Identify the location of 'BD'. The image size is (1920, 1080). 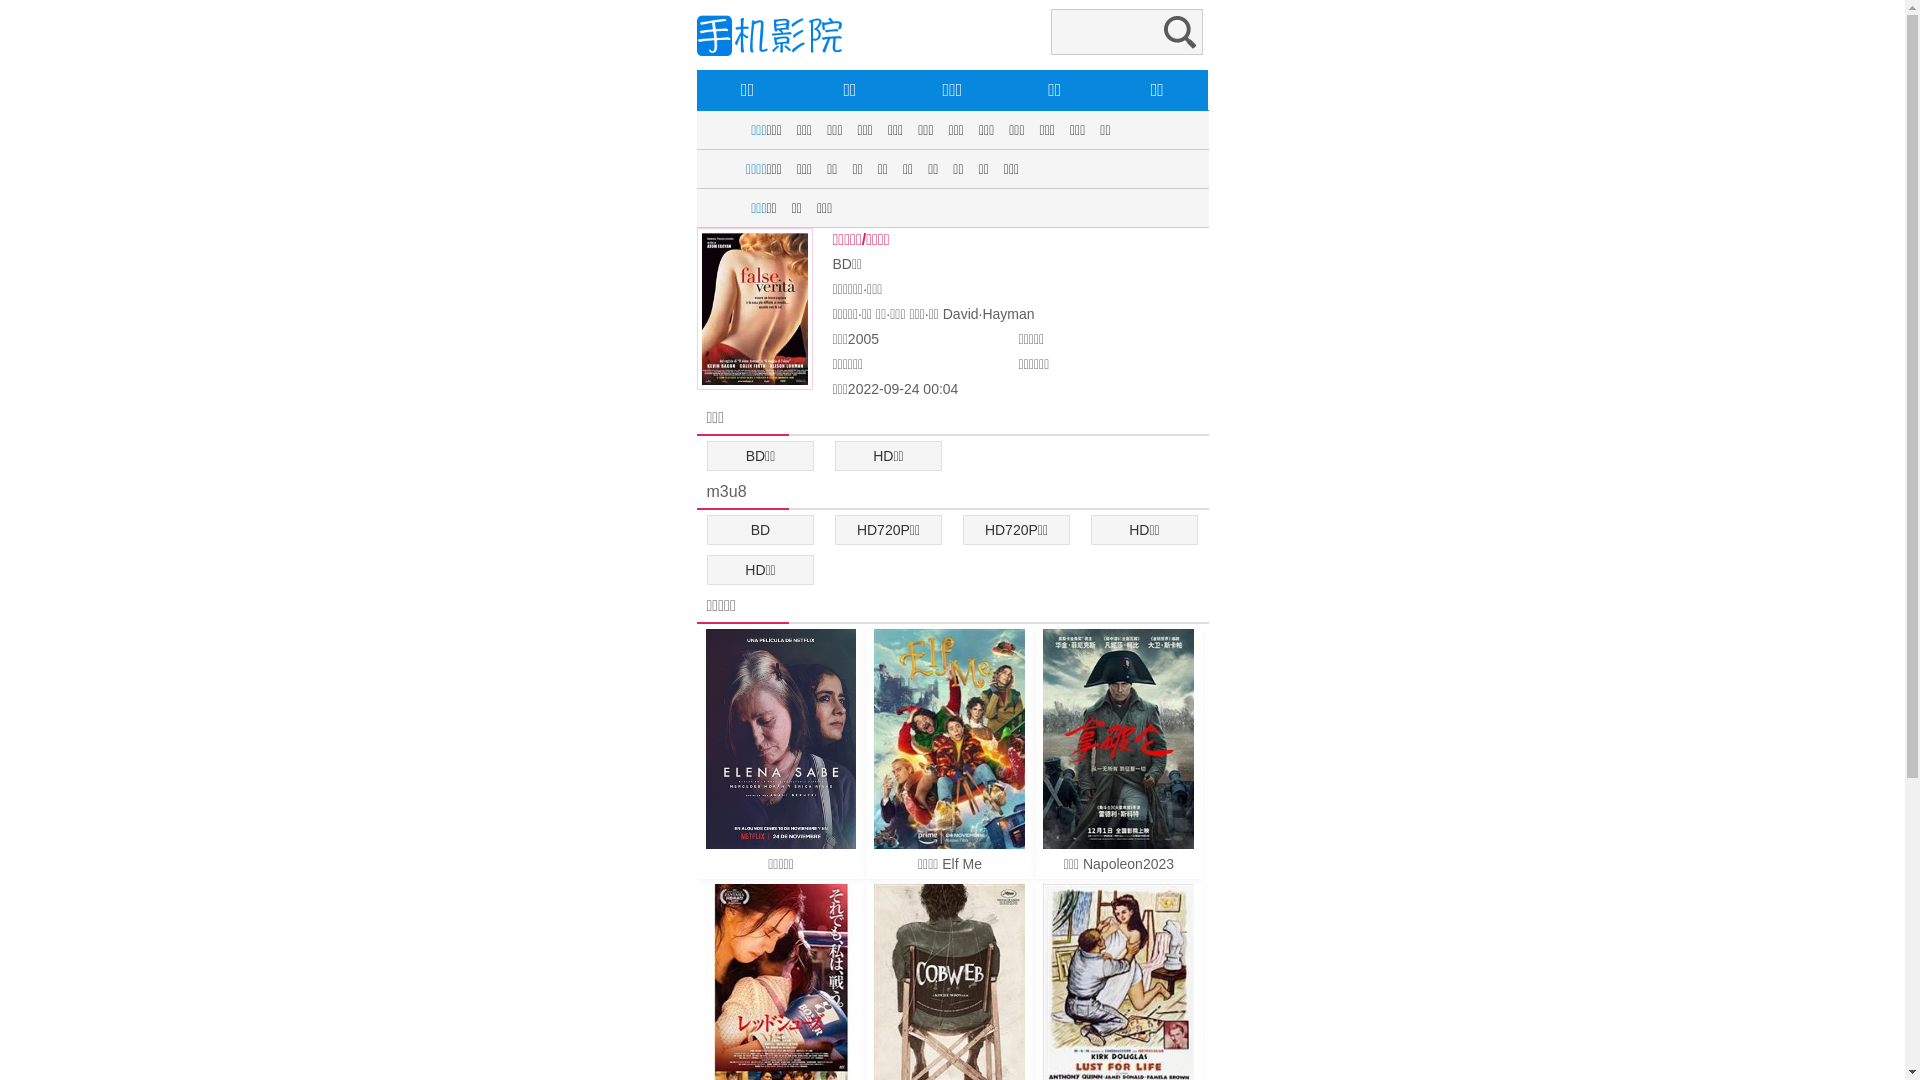
(760, 528).